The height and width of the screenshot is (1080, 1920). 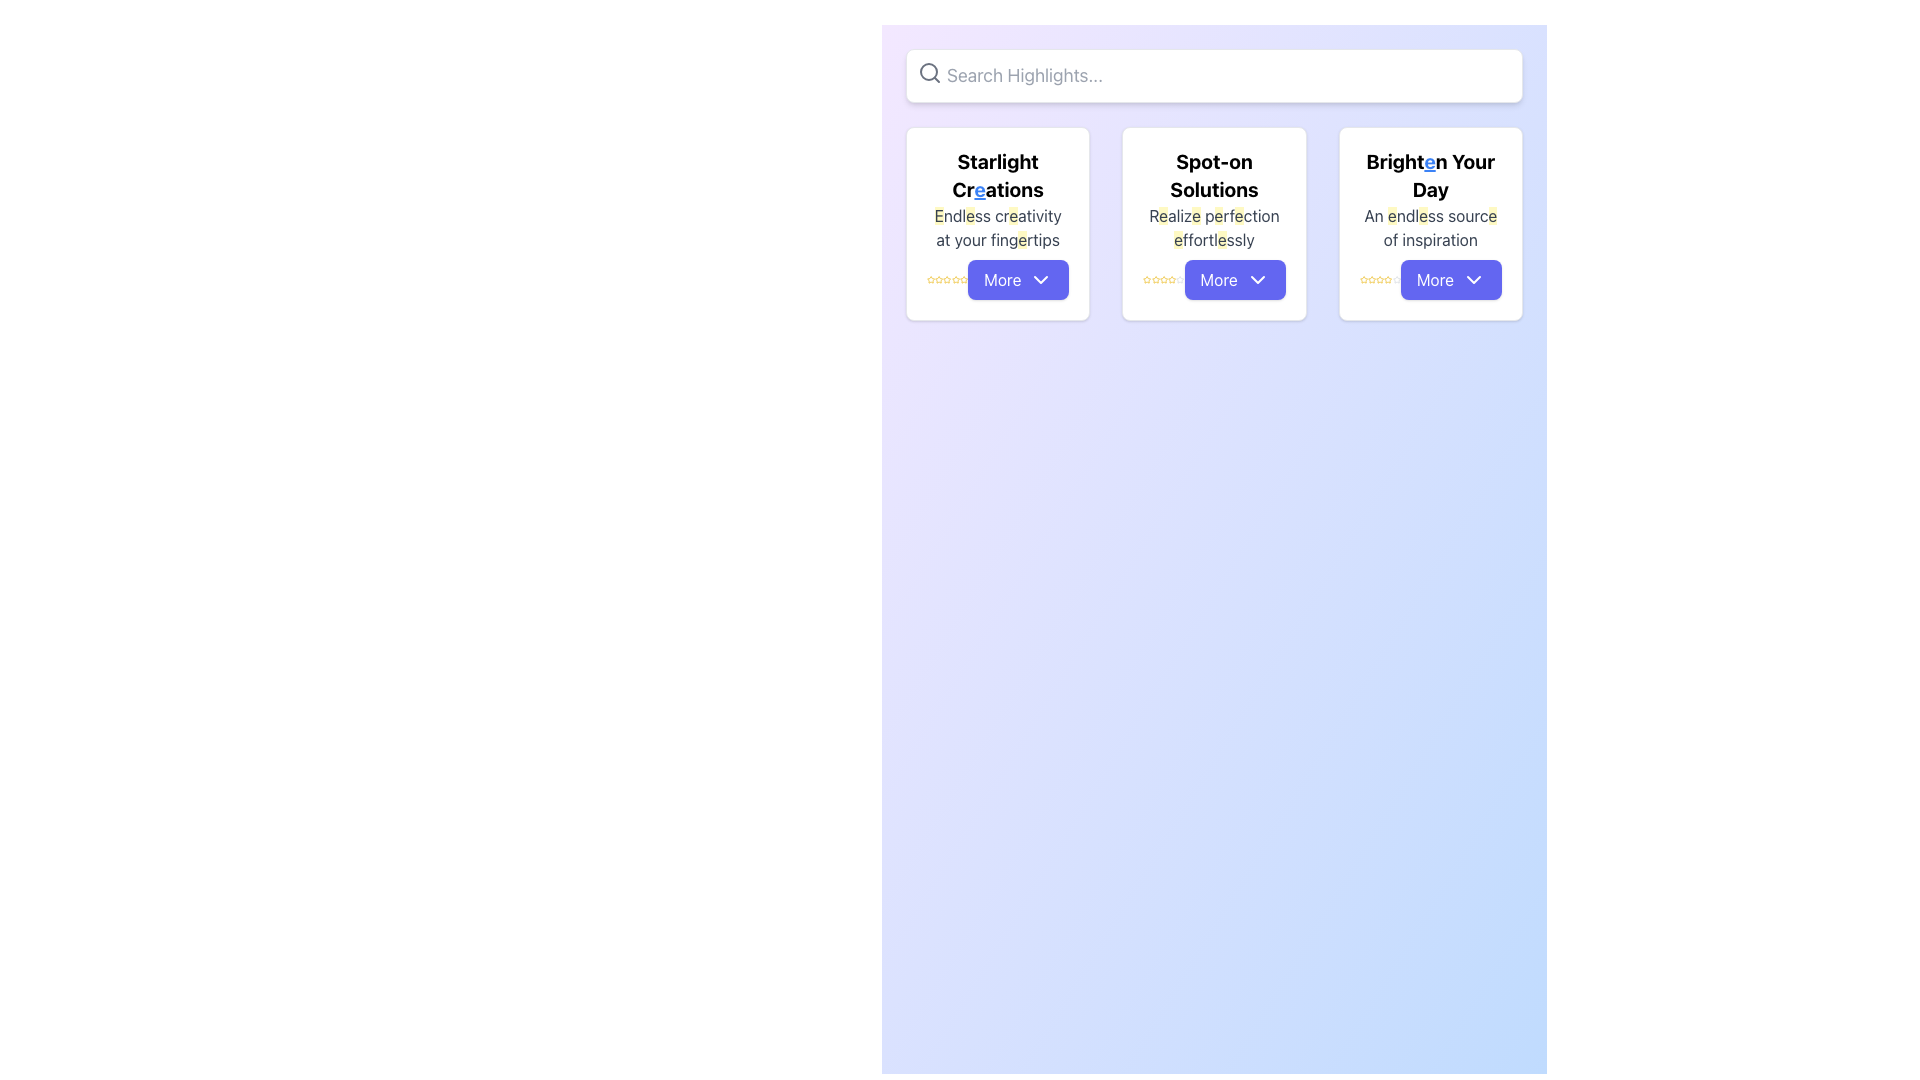 I want to click on the first yellow star icon in the horizontal sequence of rating stars located under the 'Brighten Your Day' card, so click(x=1362, y=280).